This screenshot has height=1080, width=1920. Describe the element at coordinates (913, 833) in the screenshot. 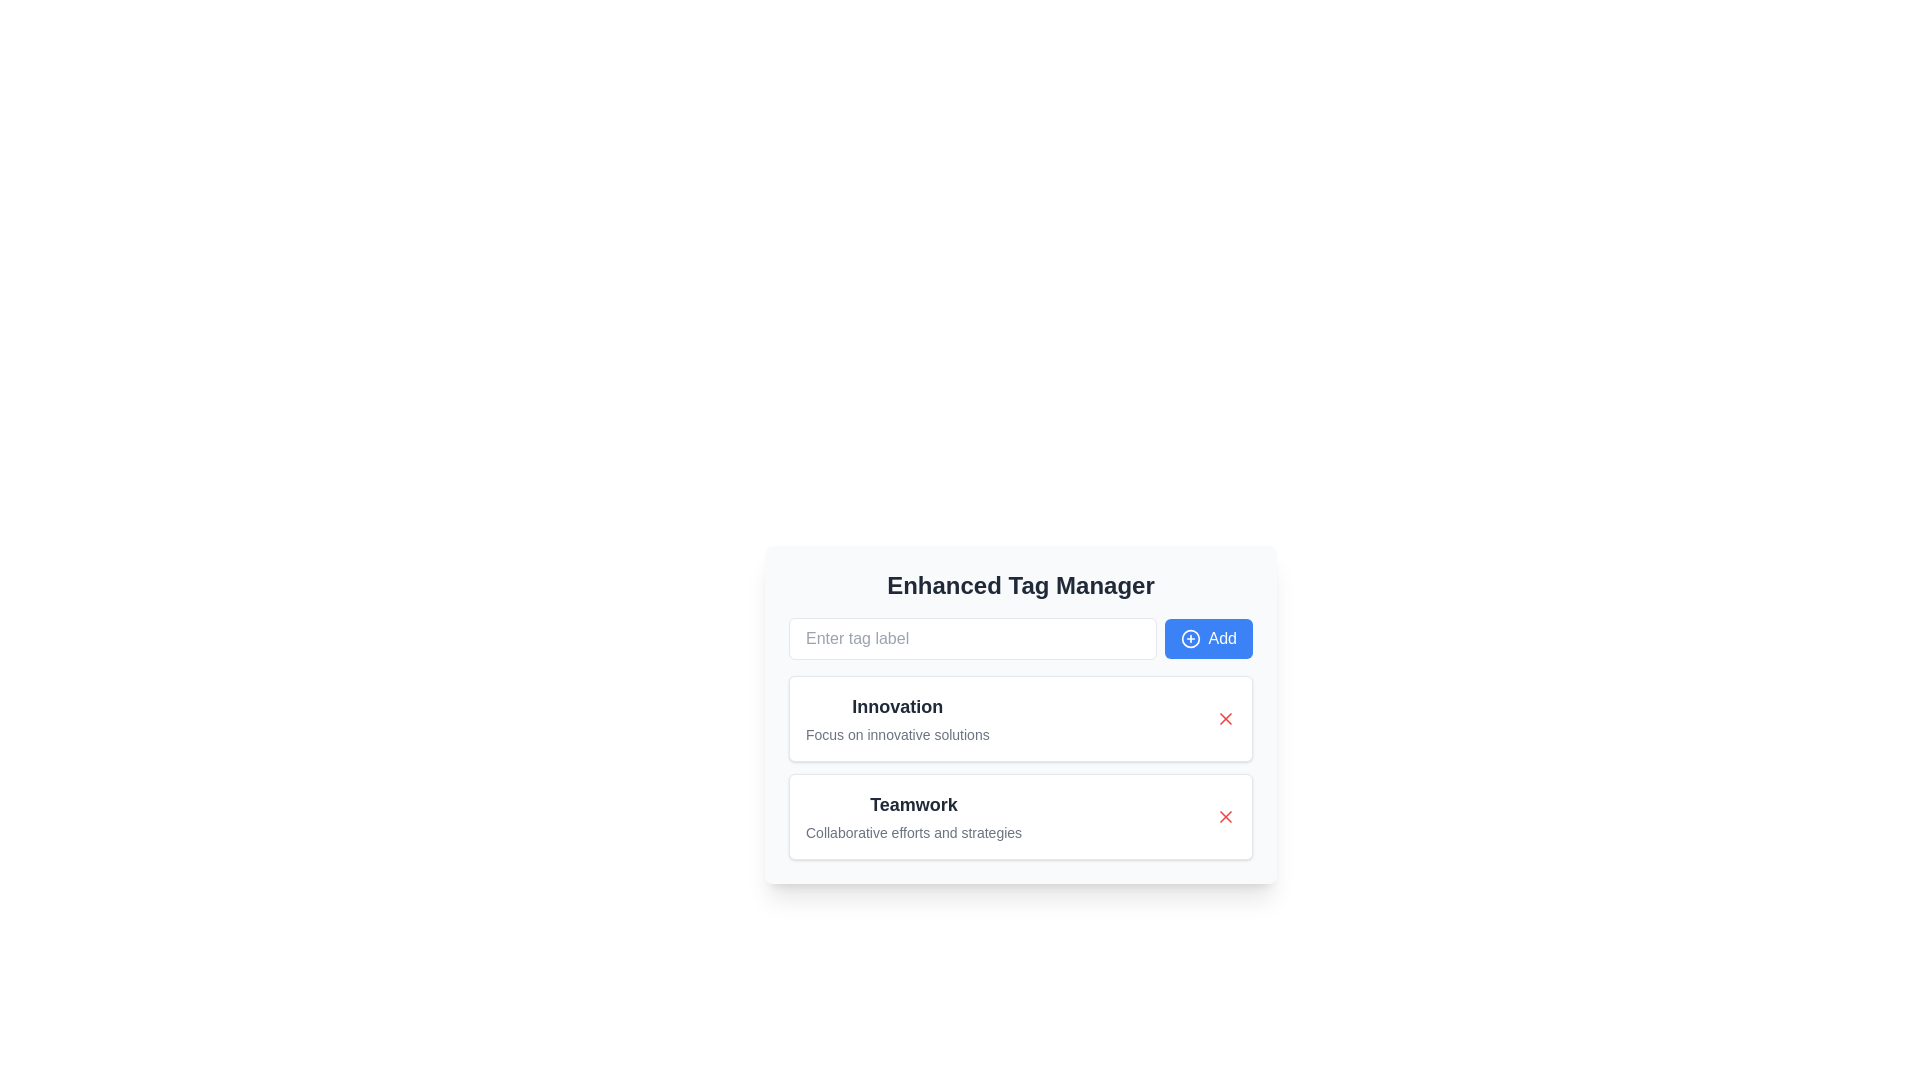

I see `text label located in the lower portion of the 'Teamwork' section, directly below its sibling labeled 'Teamwork', and vertically aligned with it` at that location.